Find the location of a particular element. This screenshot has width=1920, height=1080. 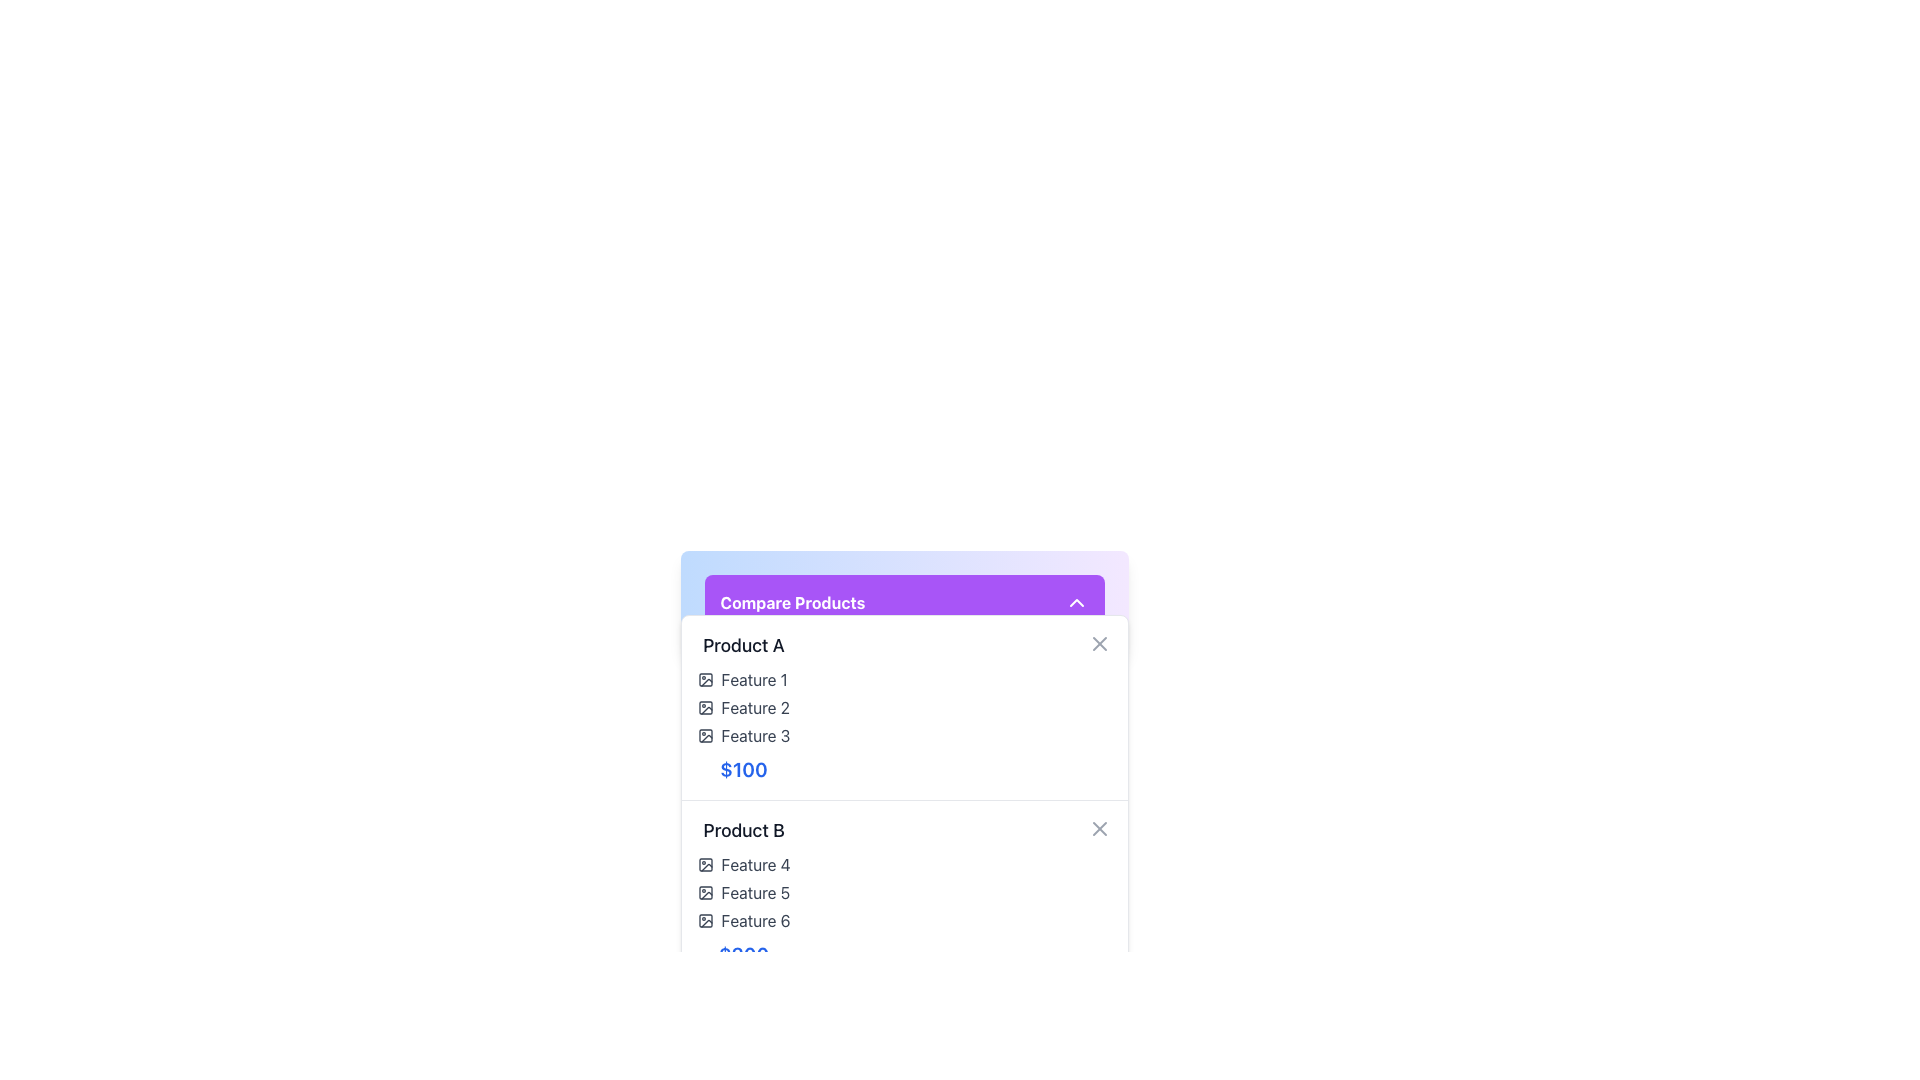

the text and icon element labeled 'Feature 4' in the list of features under 'Product B' is located at coordinates (743, 863).